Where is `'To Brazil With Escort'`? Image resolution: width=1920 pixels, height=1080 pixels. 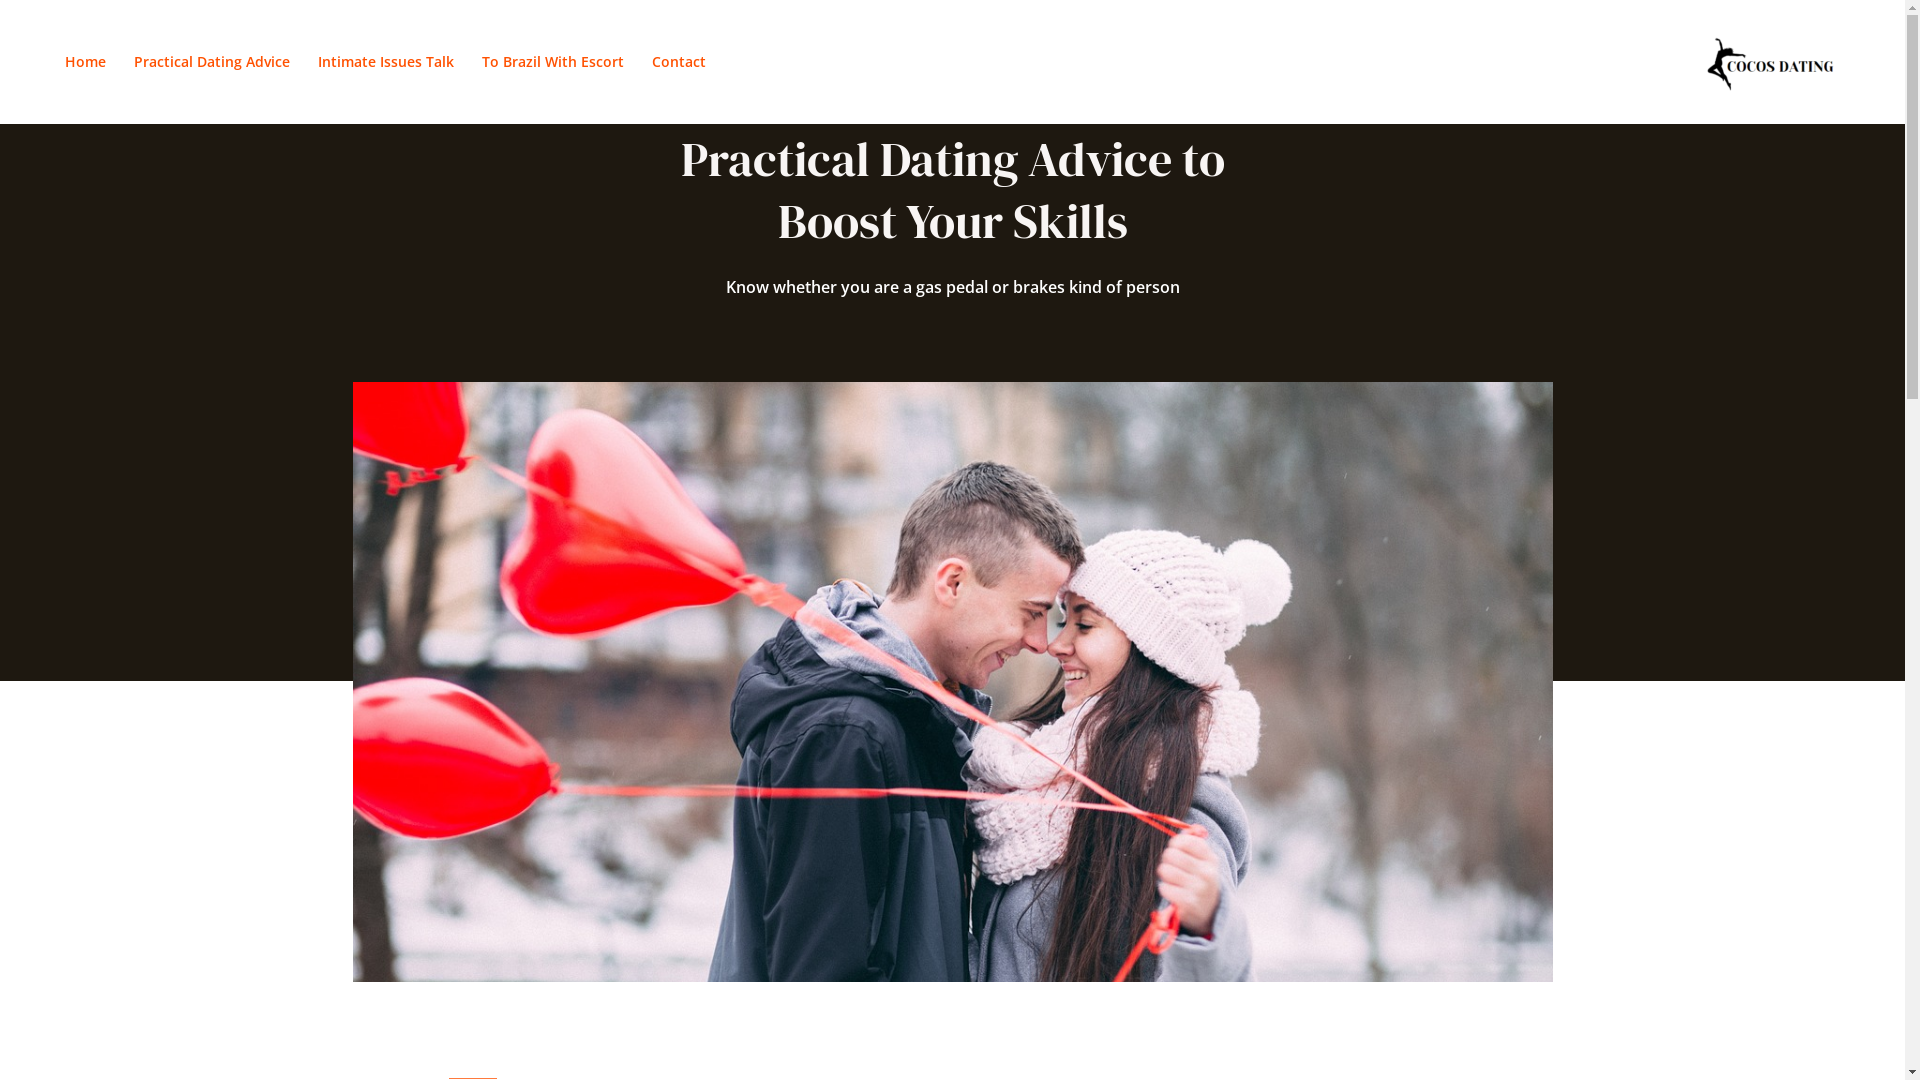 'To Brazil With Escort' is located at coordinates (552, 60).